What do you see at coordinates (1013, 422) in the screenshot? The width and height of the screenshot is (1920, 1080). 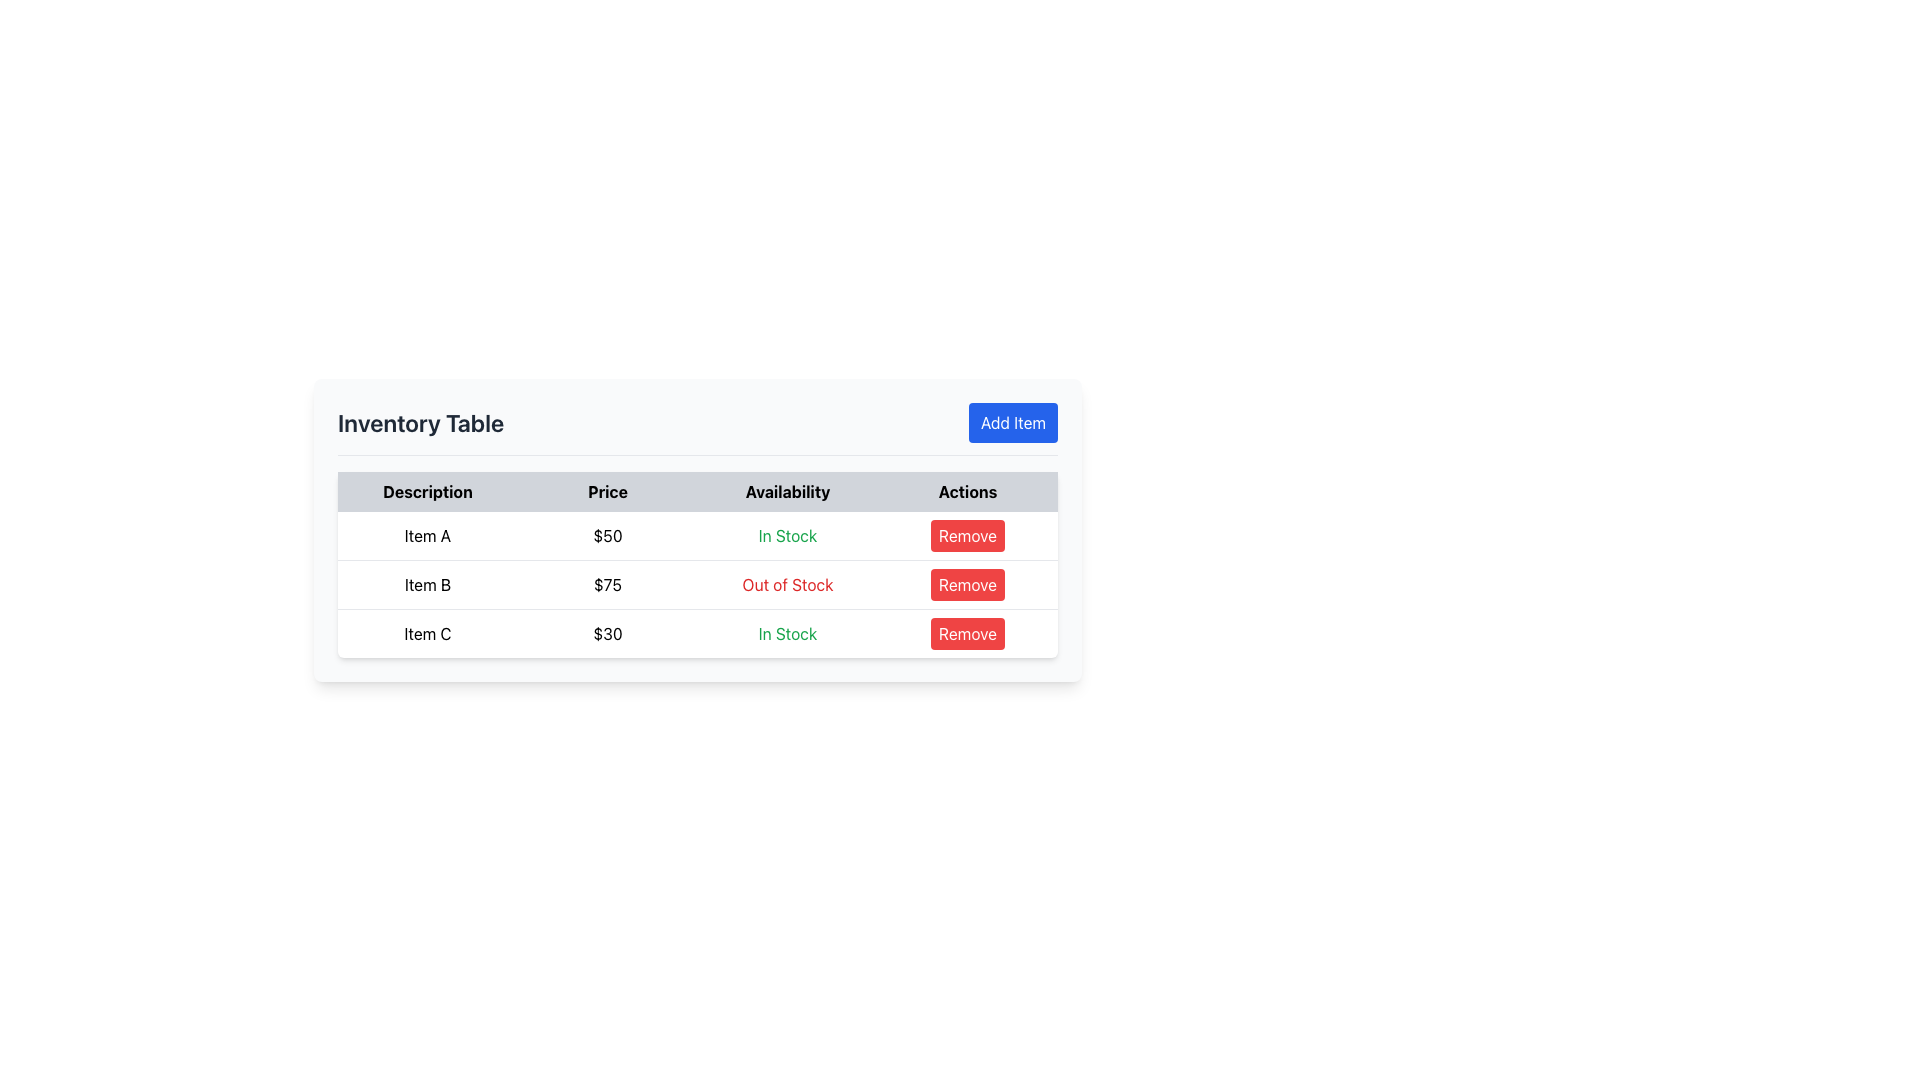 I see `the 'Add New Item' button located at the top-right corner of the 'Inventory Table' panel to initiate the action` at bounding box center [1013, 422].